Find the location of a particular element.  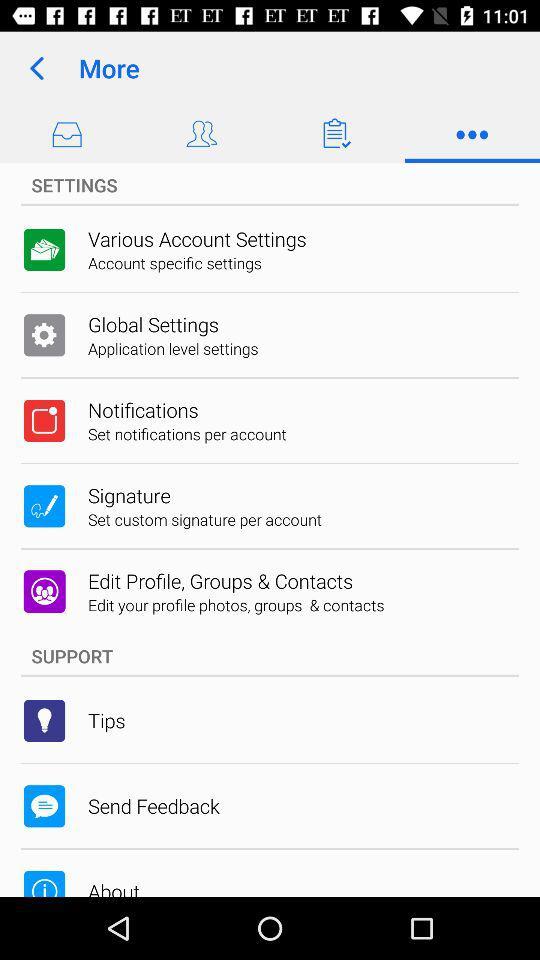

the item above the send feedback icon is located at coordinates (106, 720).